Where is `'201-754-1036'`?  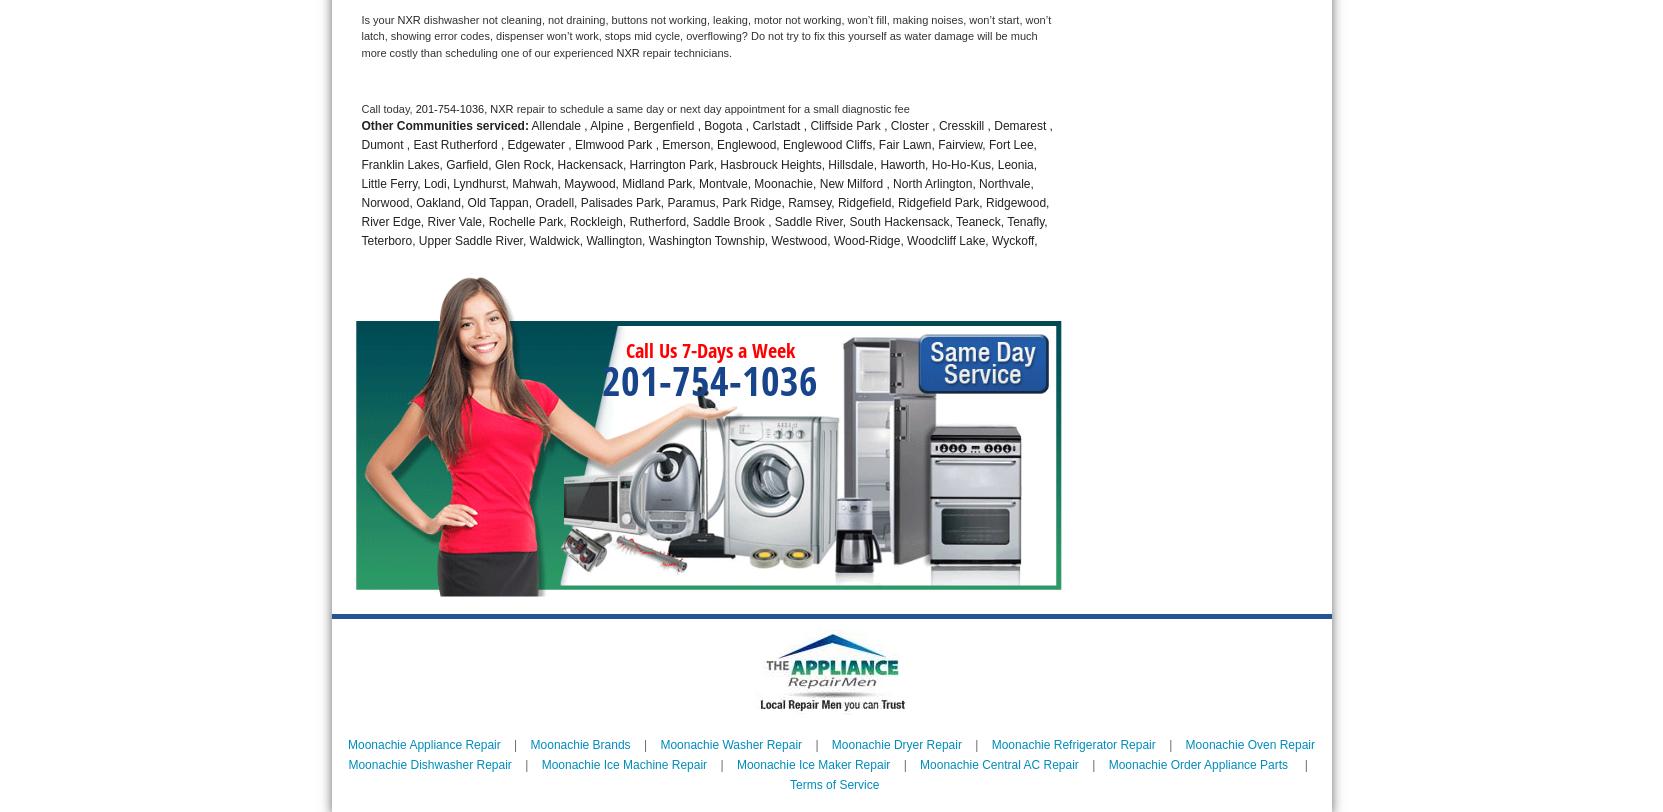
'201-754-1036' is located at coordinates (709, 380).